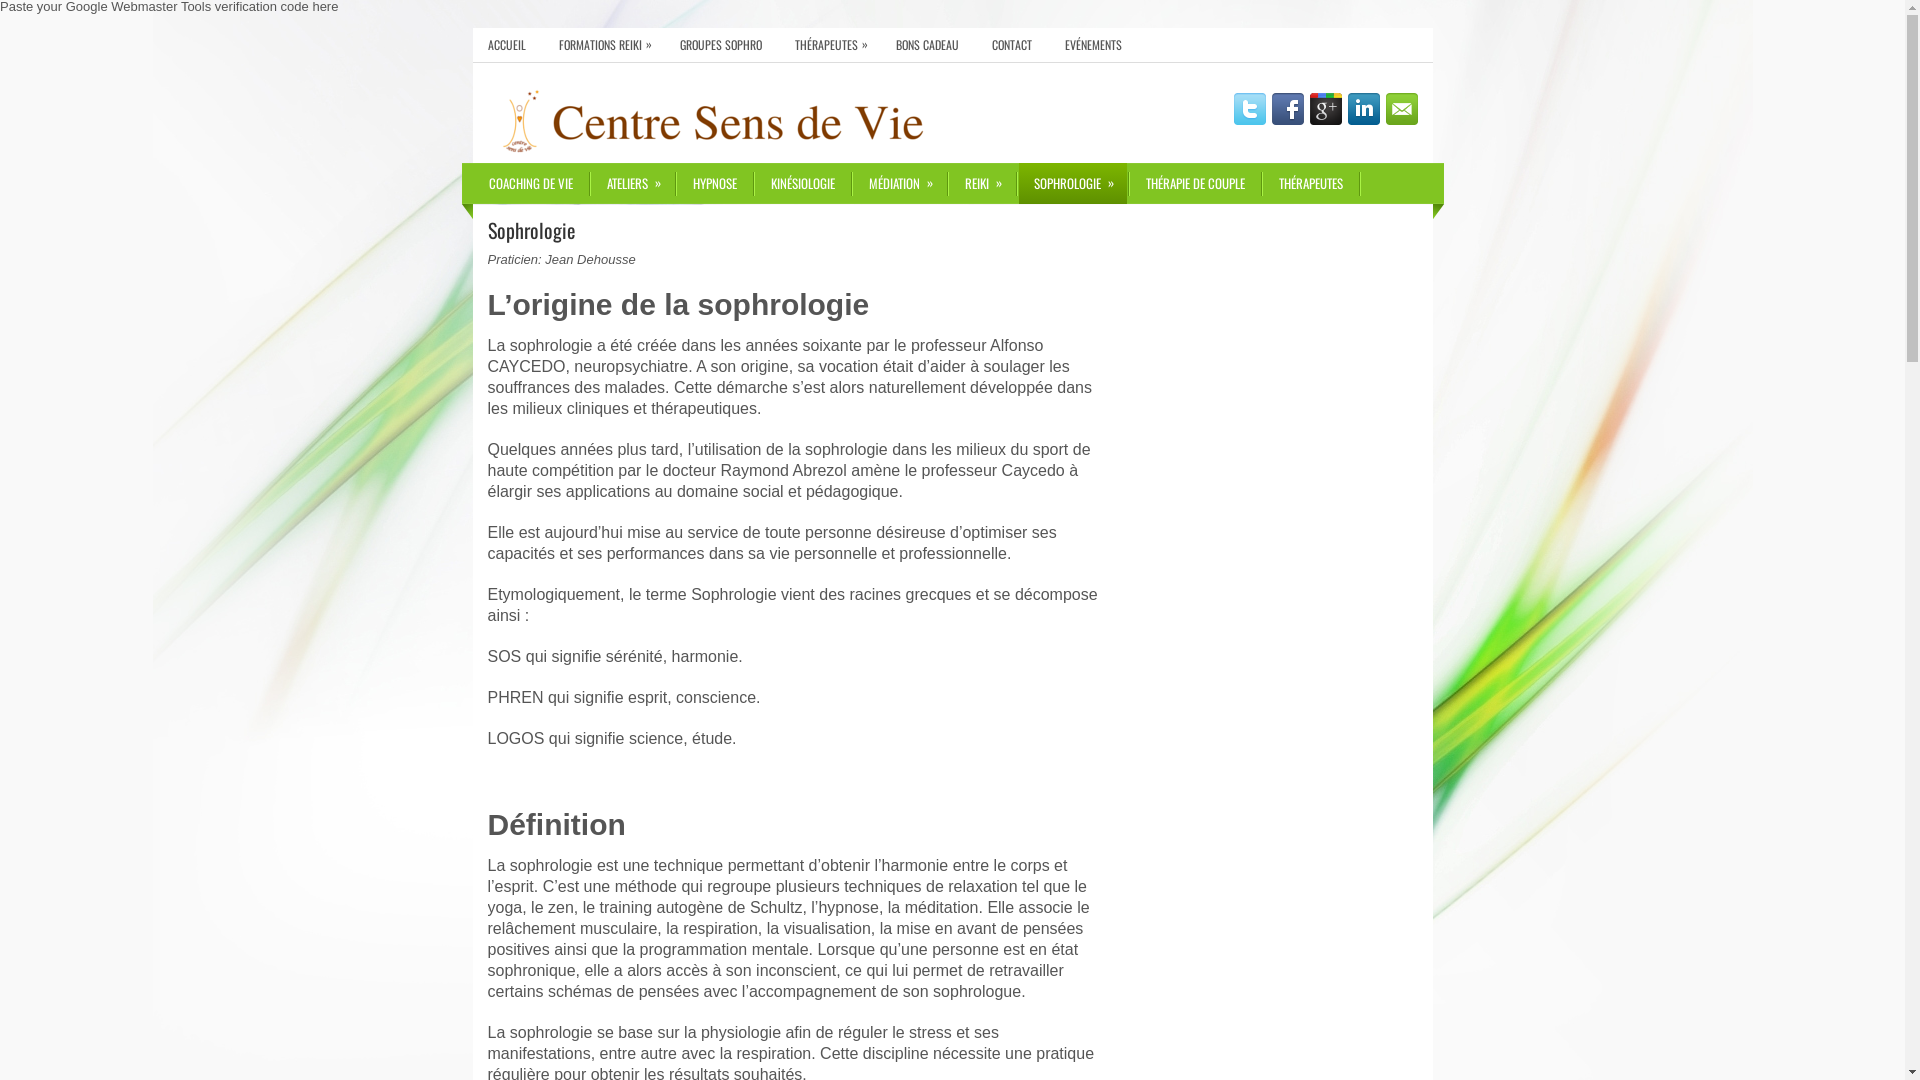 The width and height of the screenshot is (1920, 1080). I want to click on 'Facebook', so click(1287, 108).